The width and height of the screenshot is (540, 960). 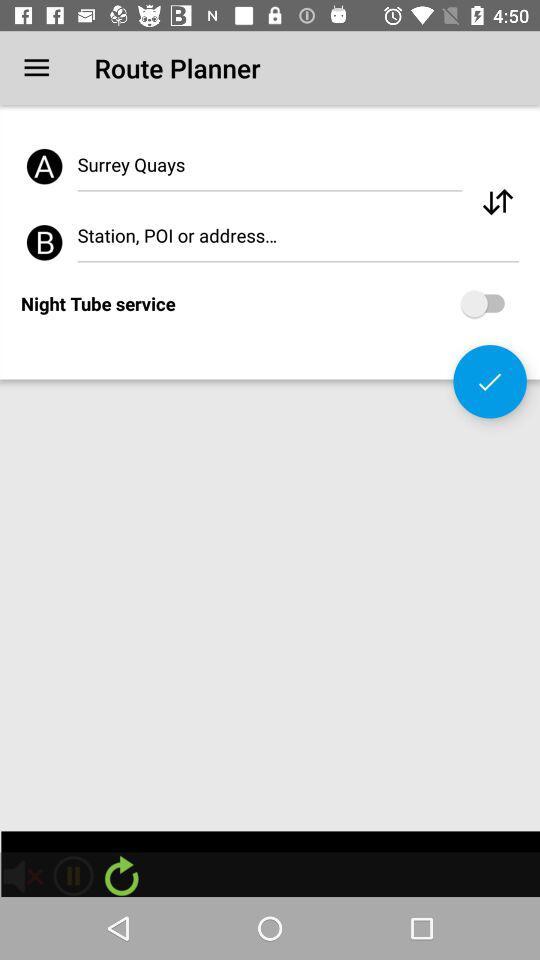 What do you see at coordinates (489, 380) in the screenshot?
I see `confirm route` at bounding box center [489, 380].